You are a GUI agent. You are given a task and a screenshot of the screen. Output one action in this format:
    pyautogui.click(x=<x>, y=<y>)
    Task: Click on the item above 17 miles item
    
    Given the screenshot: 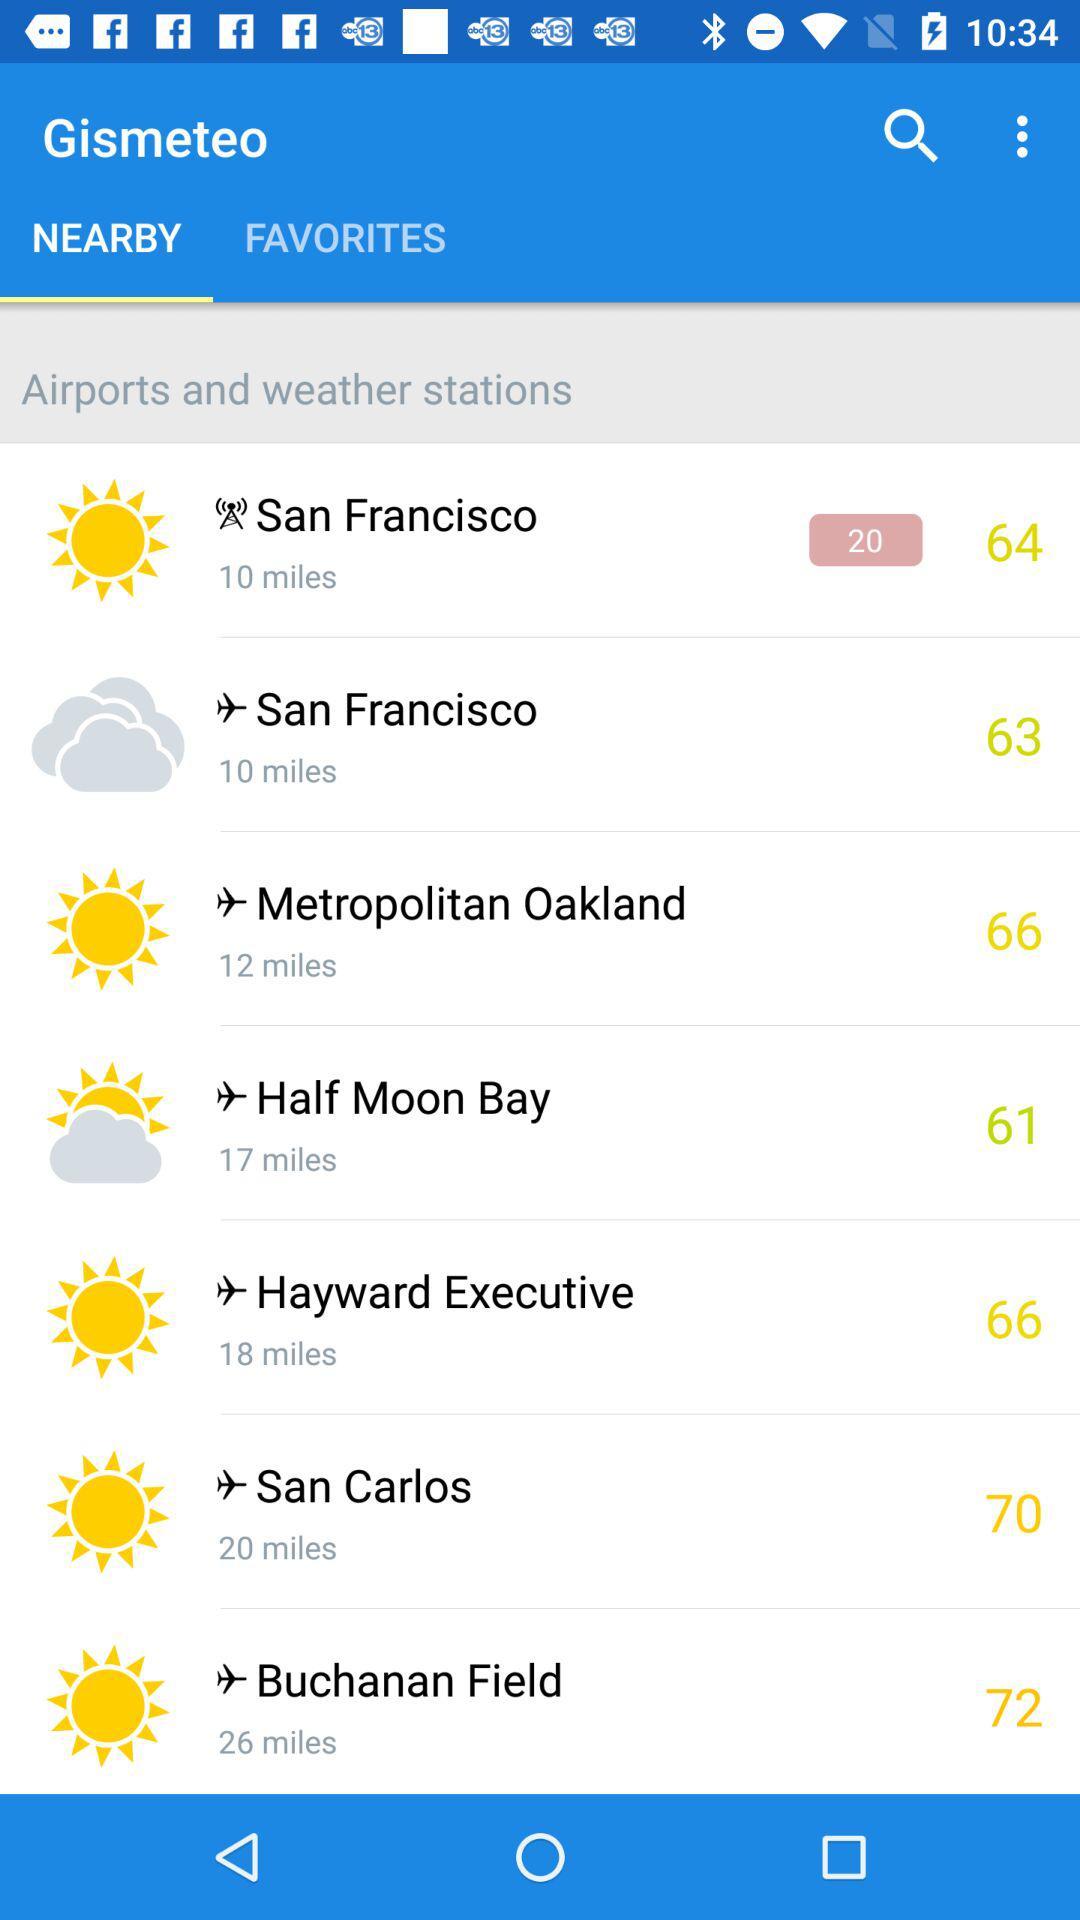 What is the action you would take?
    pyautogui.click(x=568, y=1100)
    